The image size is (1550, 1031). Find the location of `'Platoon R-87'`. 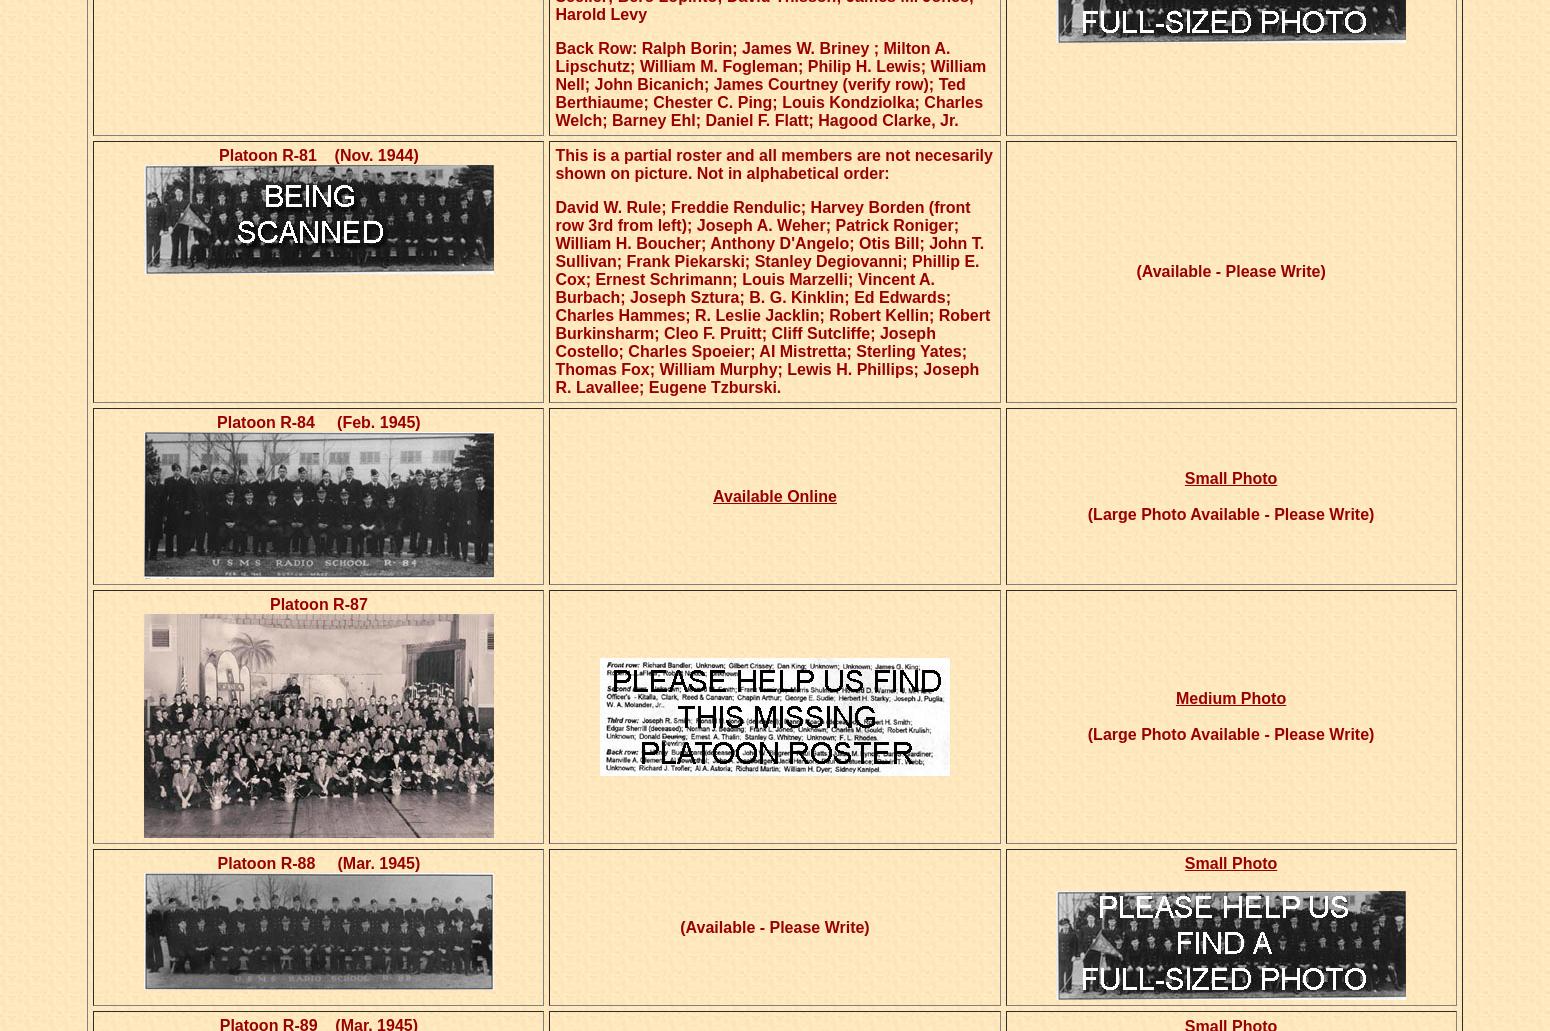

'Platoon R-87' is located at coordinates (317, 603).